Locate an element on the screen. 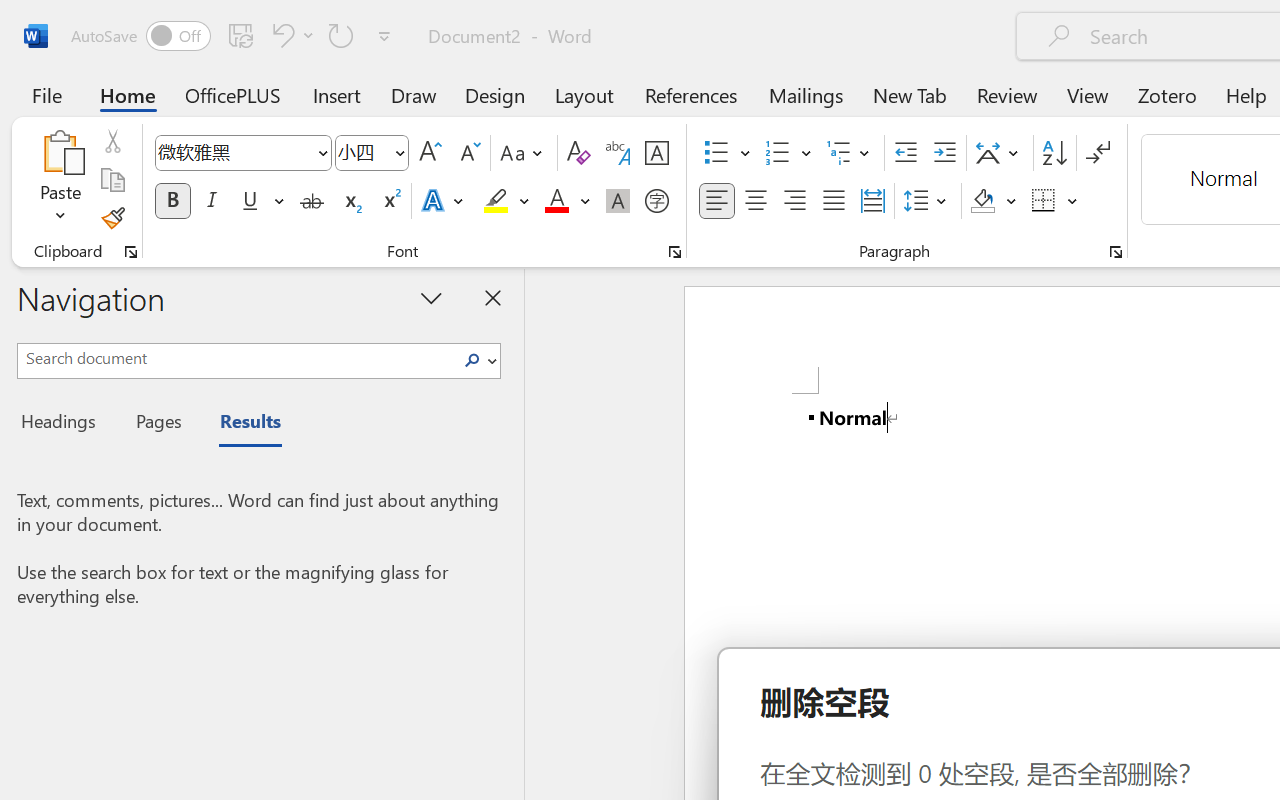 This screenshot has height=800, width=1280. 'Clear Formatting' is located at coordinates (577, 153).